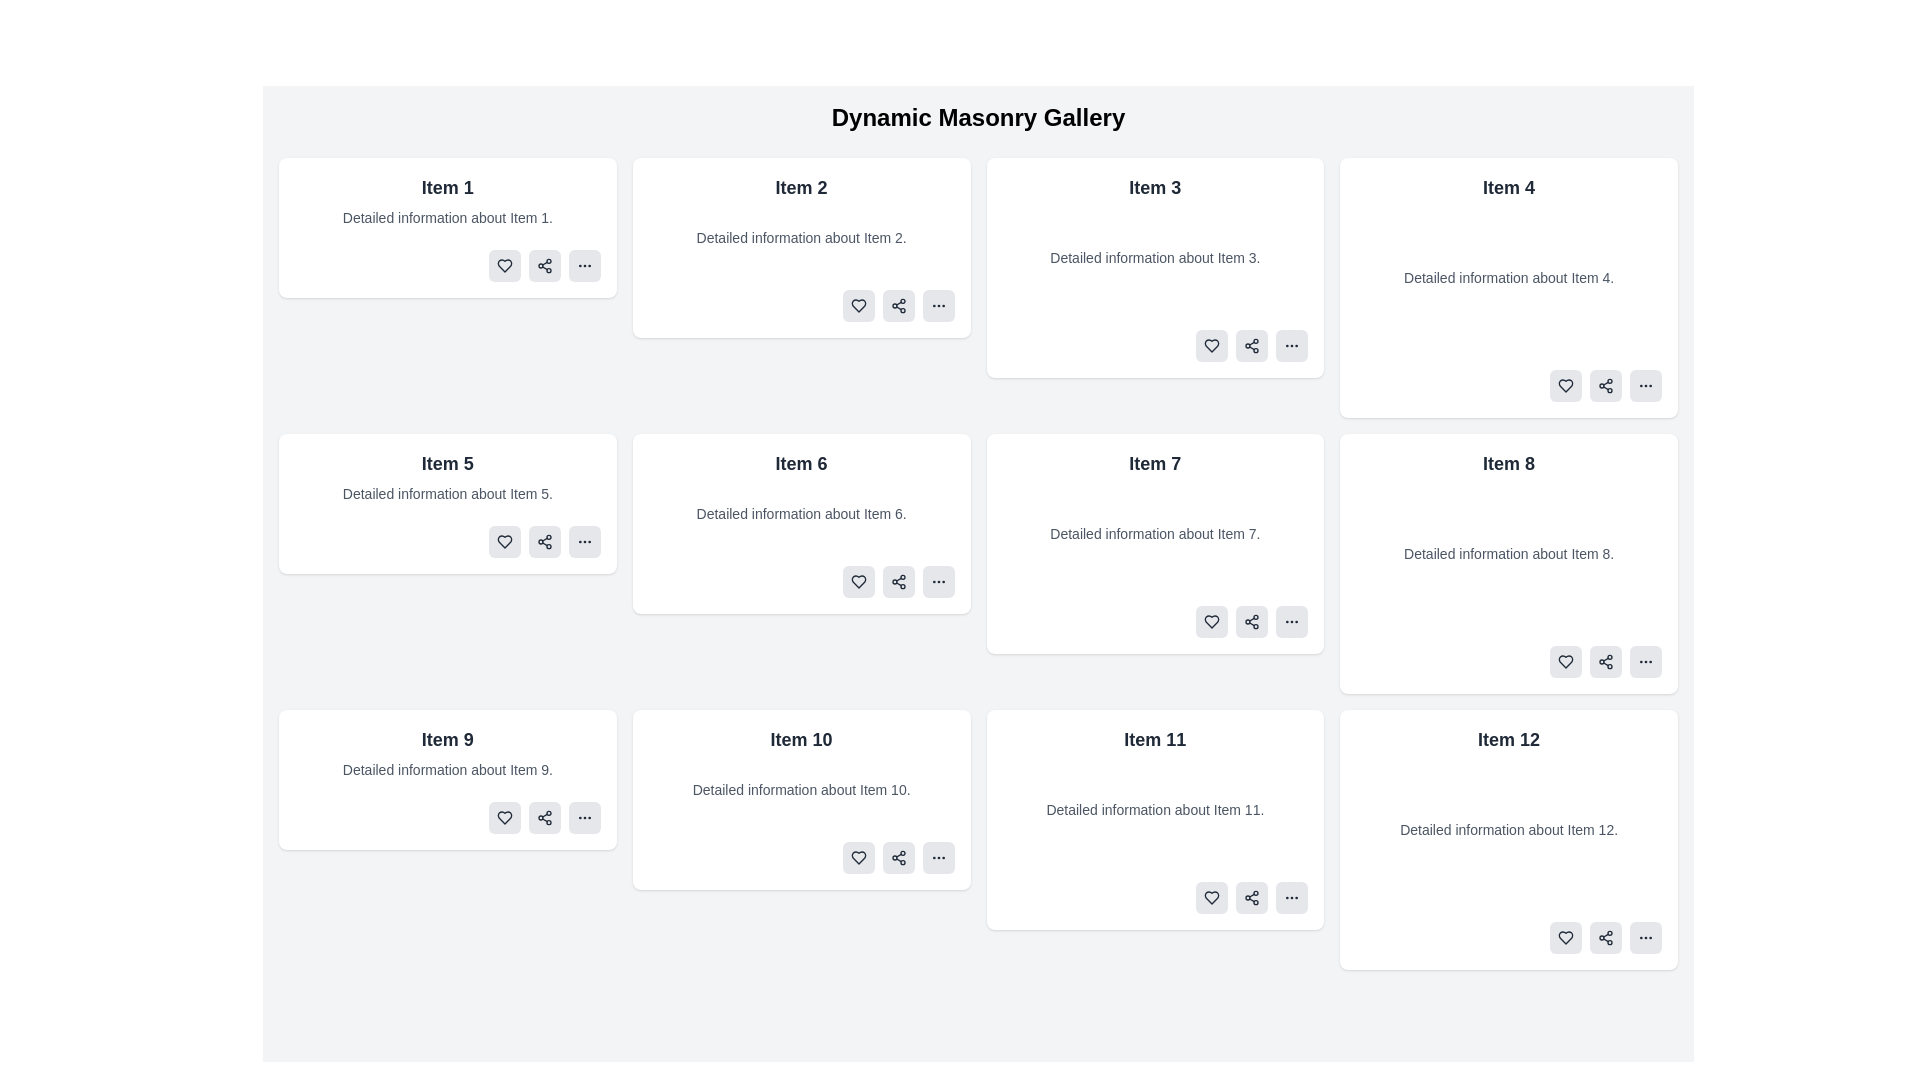  What do you see at coordinates (1292, 620) in the screenshot?
I see `the Ellipsis icon located in the bottom-right corner of the 'Item 7' section` at bounding box center [1292, 620].